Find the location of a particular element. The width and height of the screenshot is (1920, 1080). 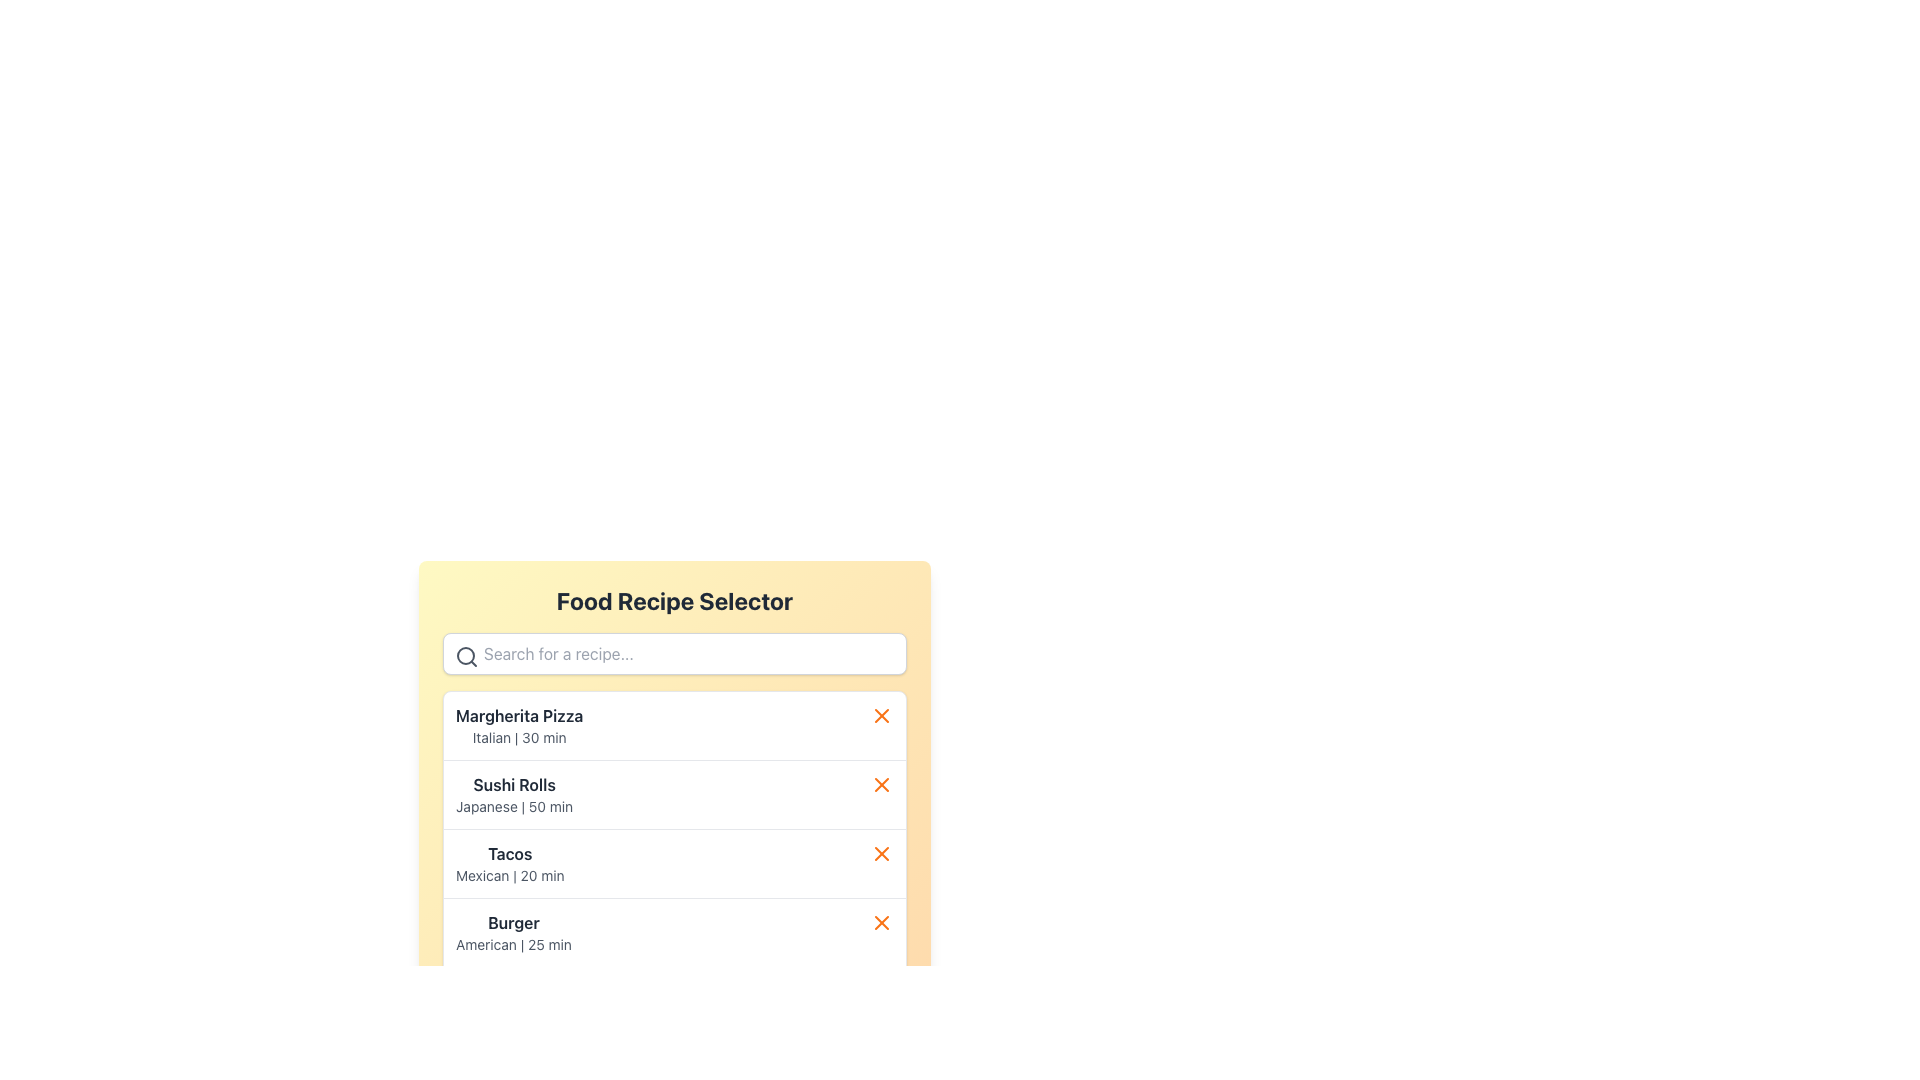

small gray text label that says 'Italian | 30 min', which provides additional details about the 'Margherita Pizza' menu item, located beneath it is located at coordinates (519, 737).